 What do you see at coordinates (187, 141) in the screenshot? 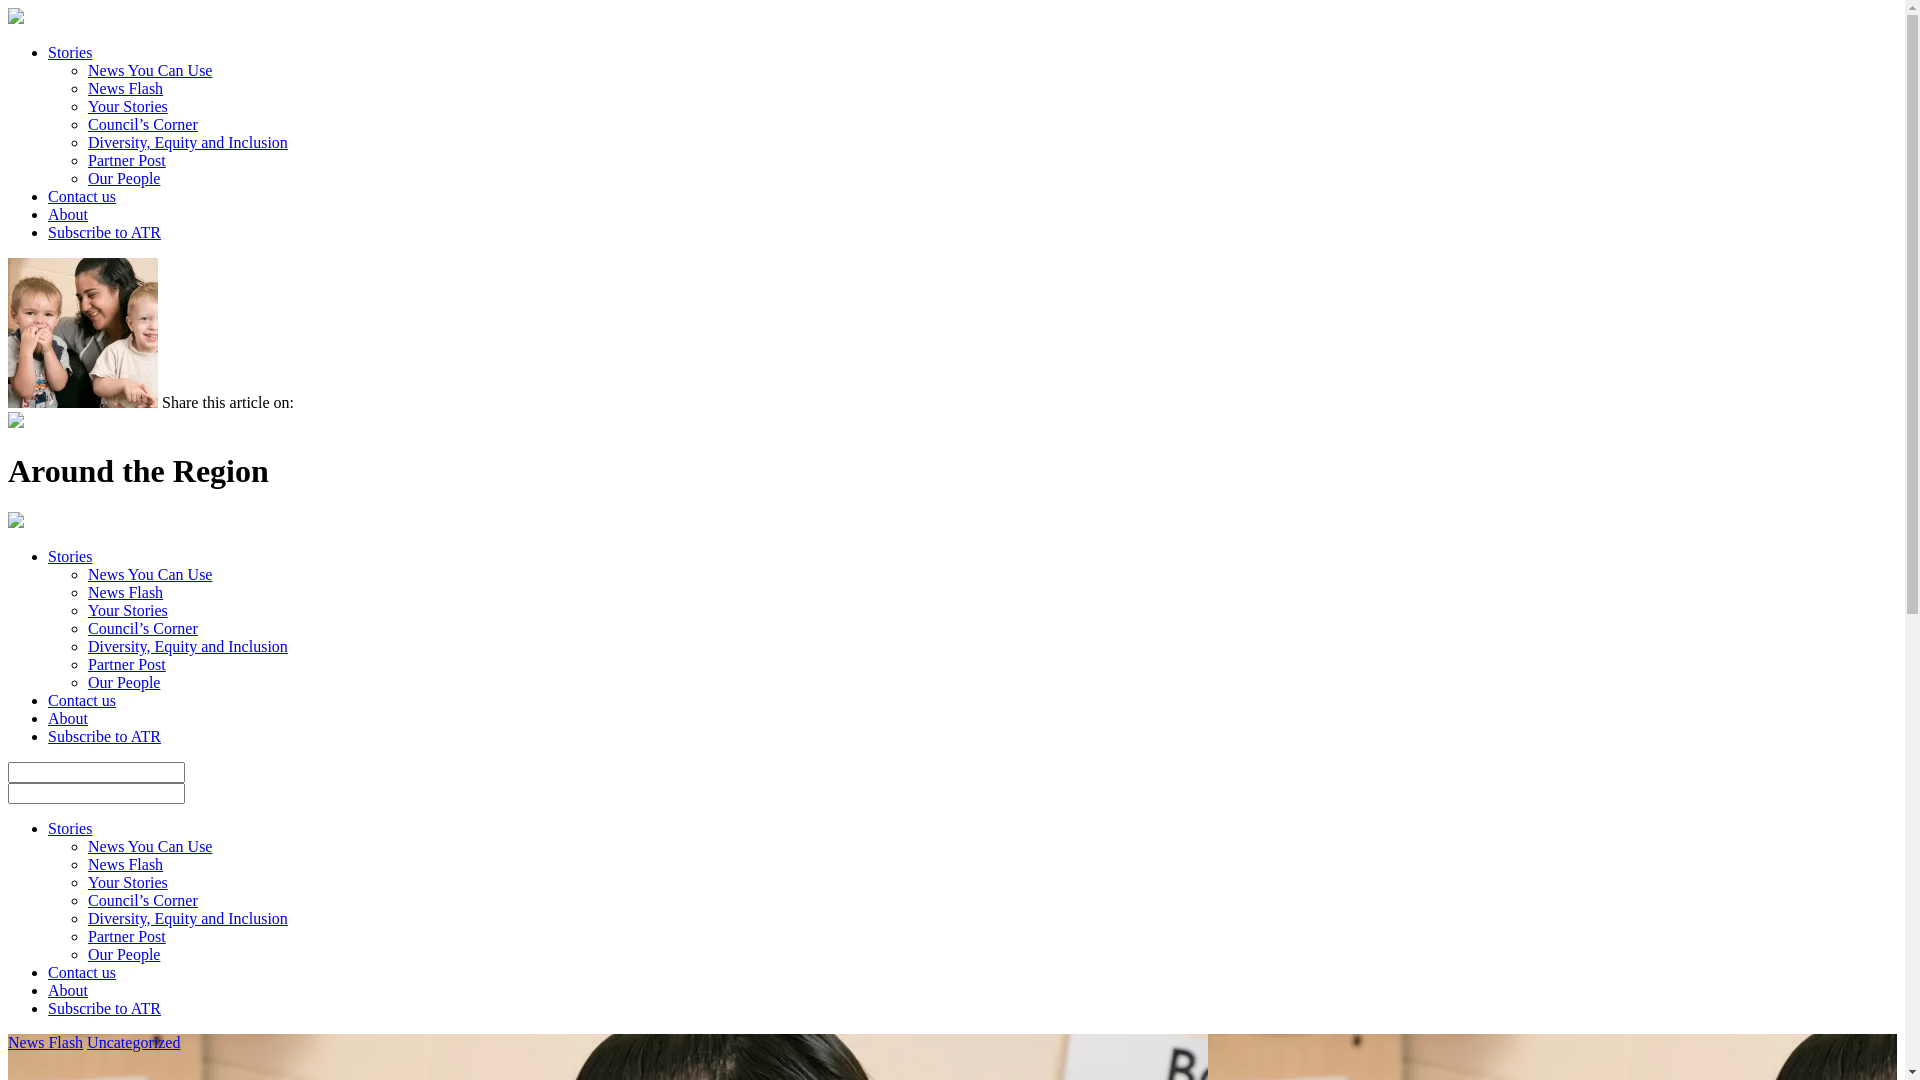
I see `'Diversity, Equity and Inclusion'` at bounding box center [187, 141].